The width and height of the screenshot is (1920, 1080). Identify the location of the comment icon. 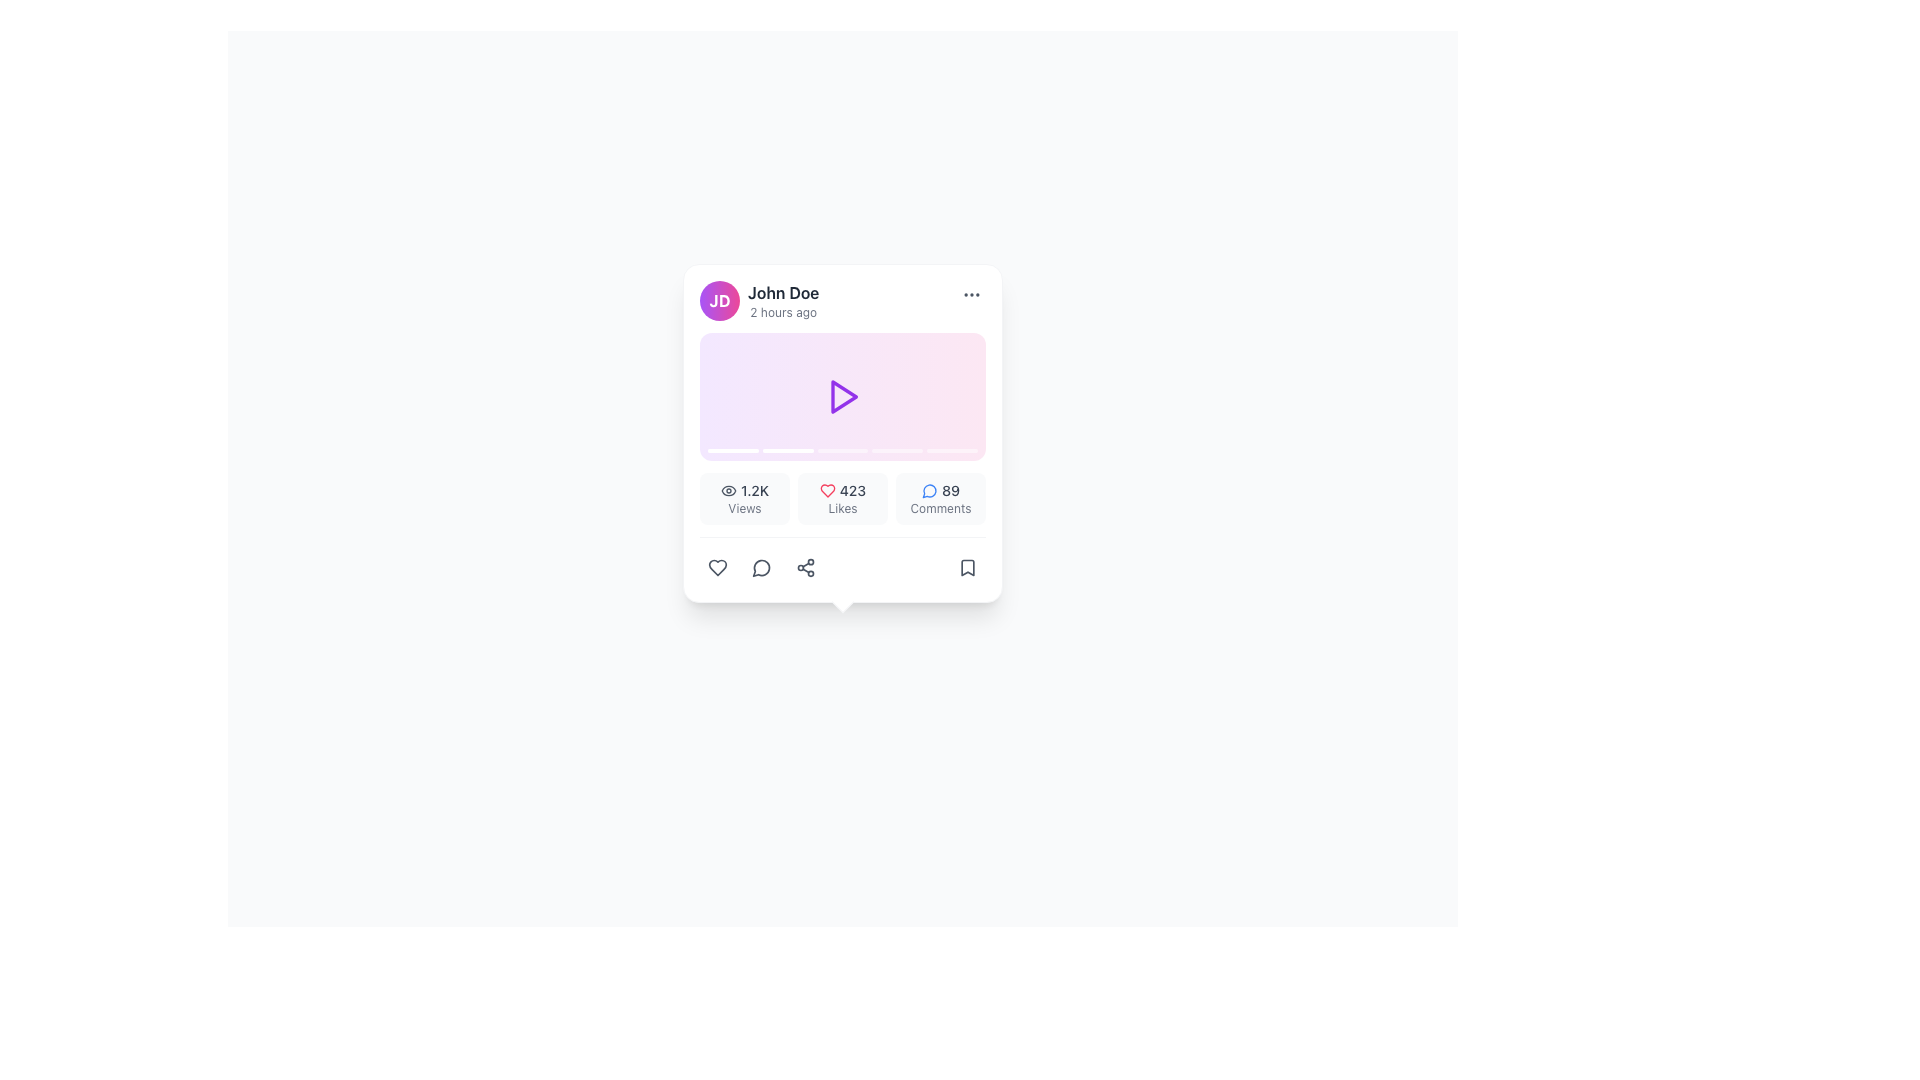
(929, 490).